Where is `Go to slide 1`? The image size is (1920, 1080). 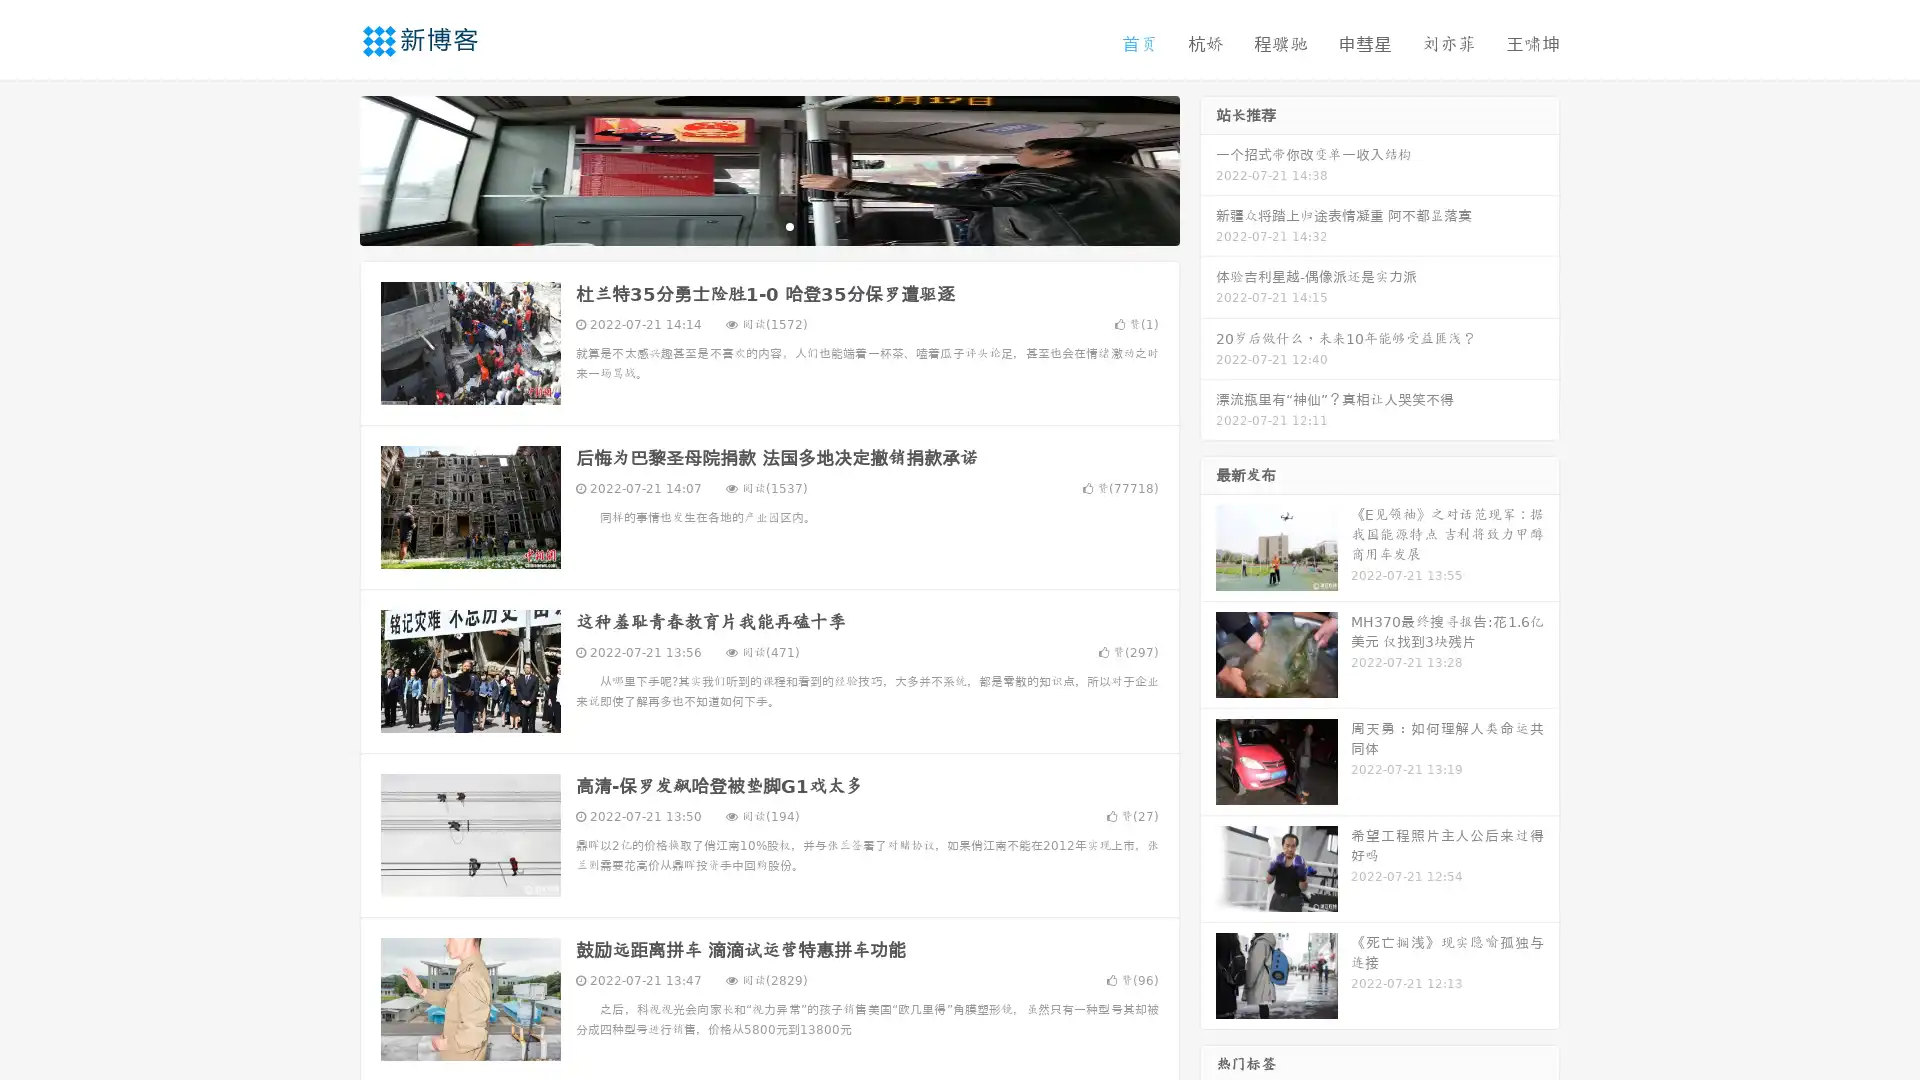 Go to slide 1 is located at coordinates (748, 225).